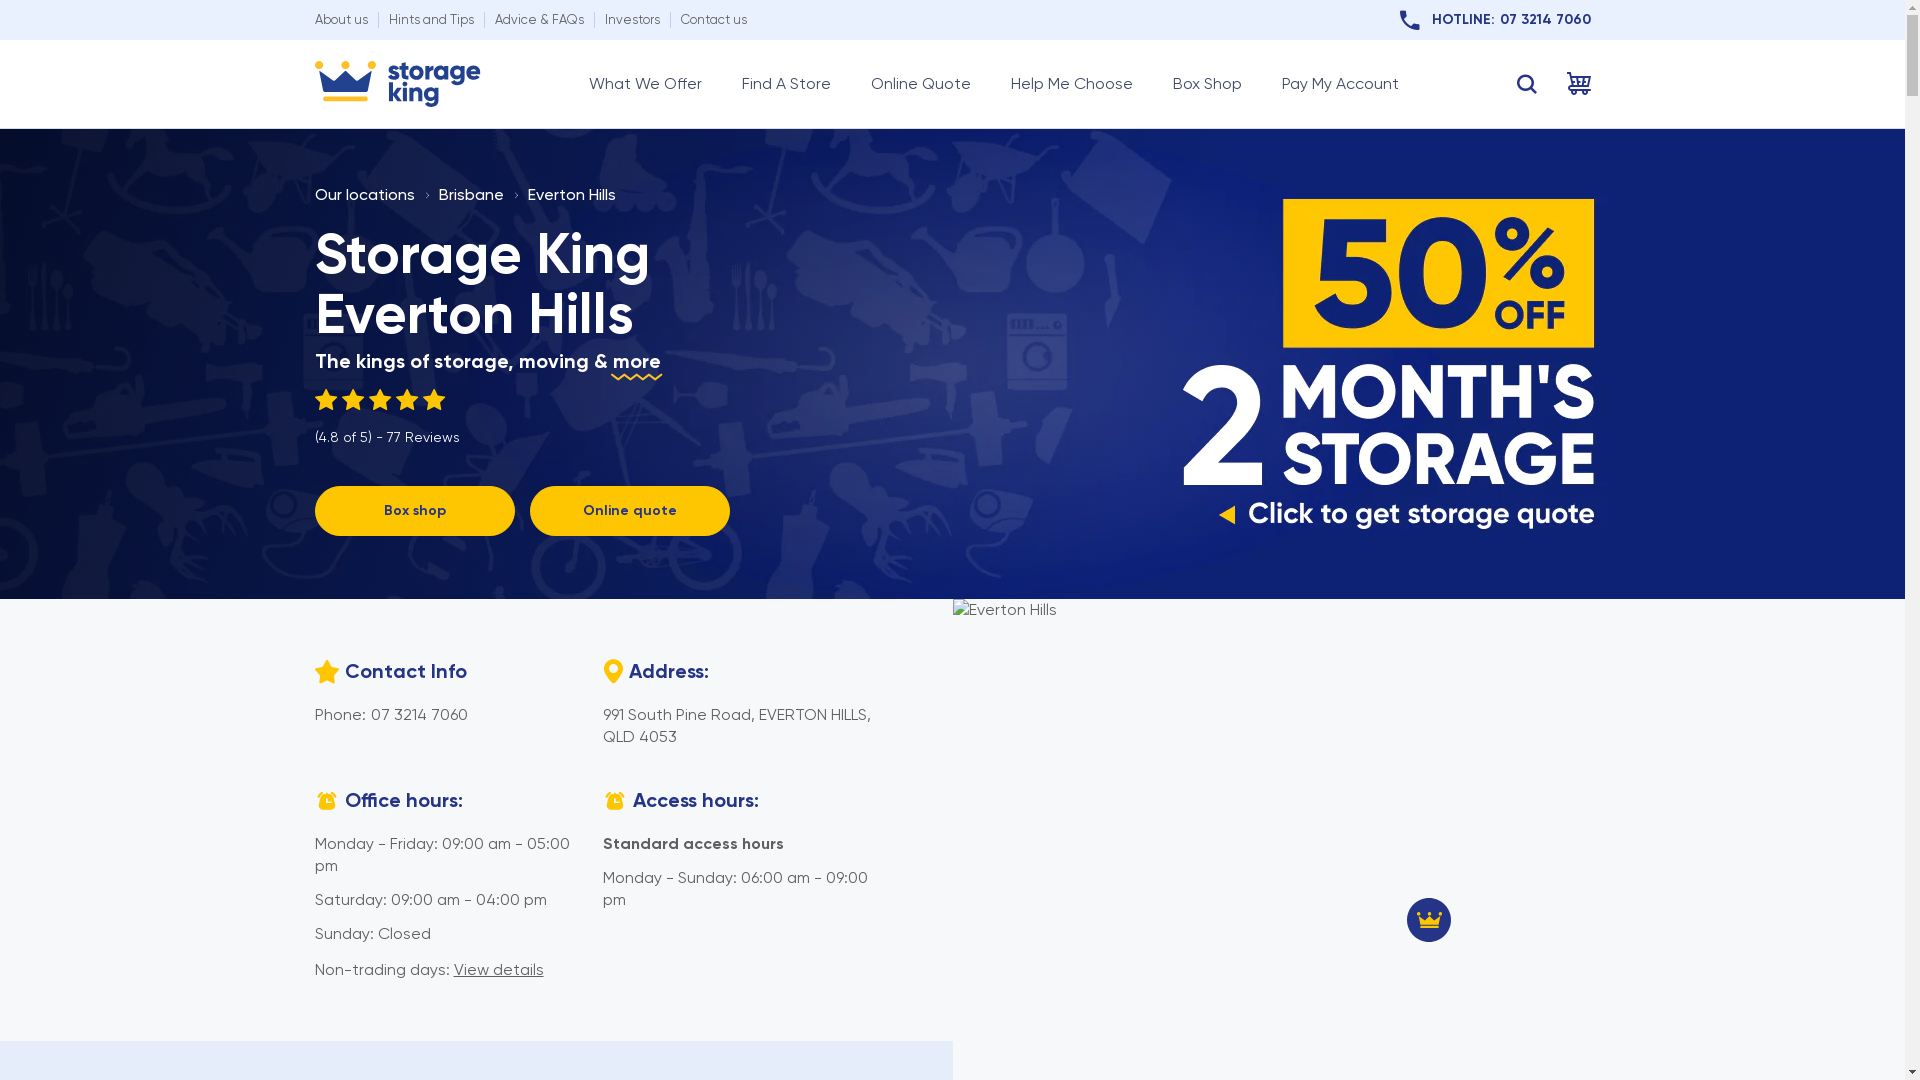  I want to click on '(4.8 of 5) - 77 Reviews', so click(386, 416).